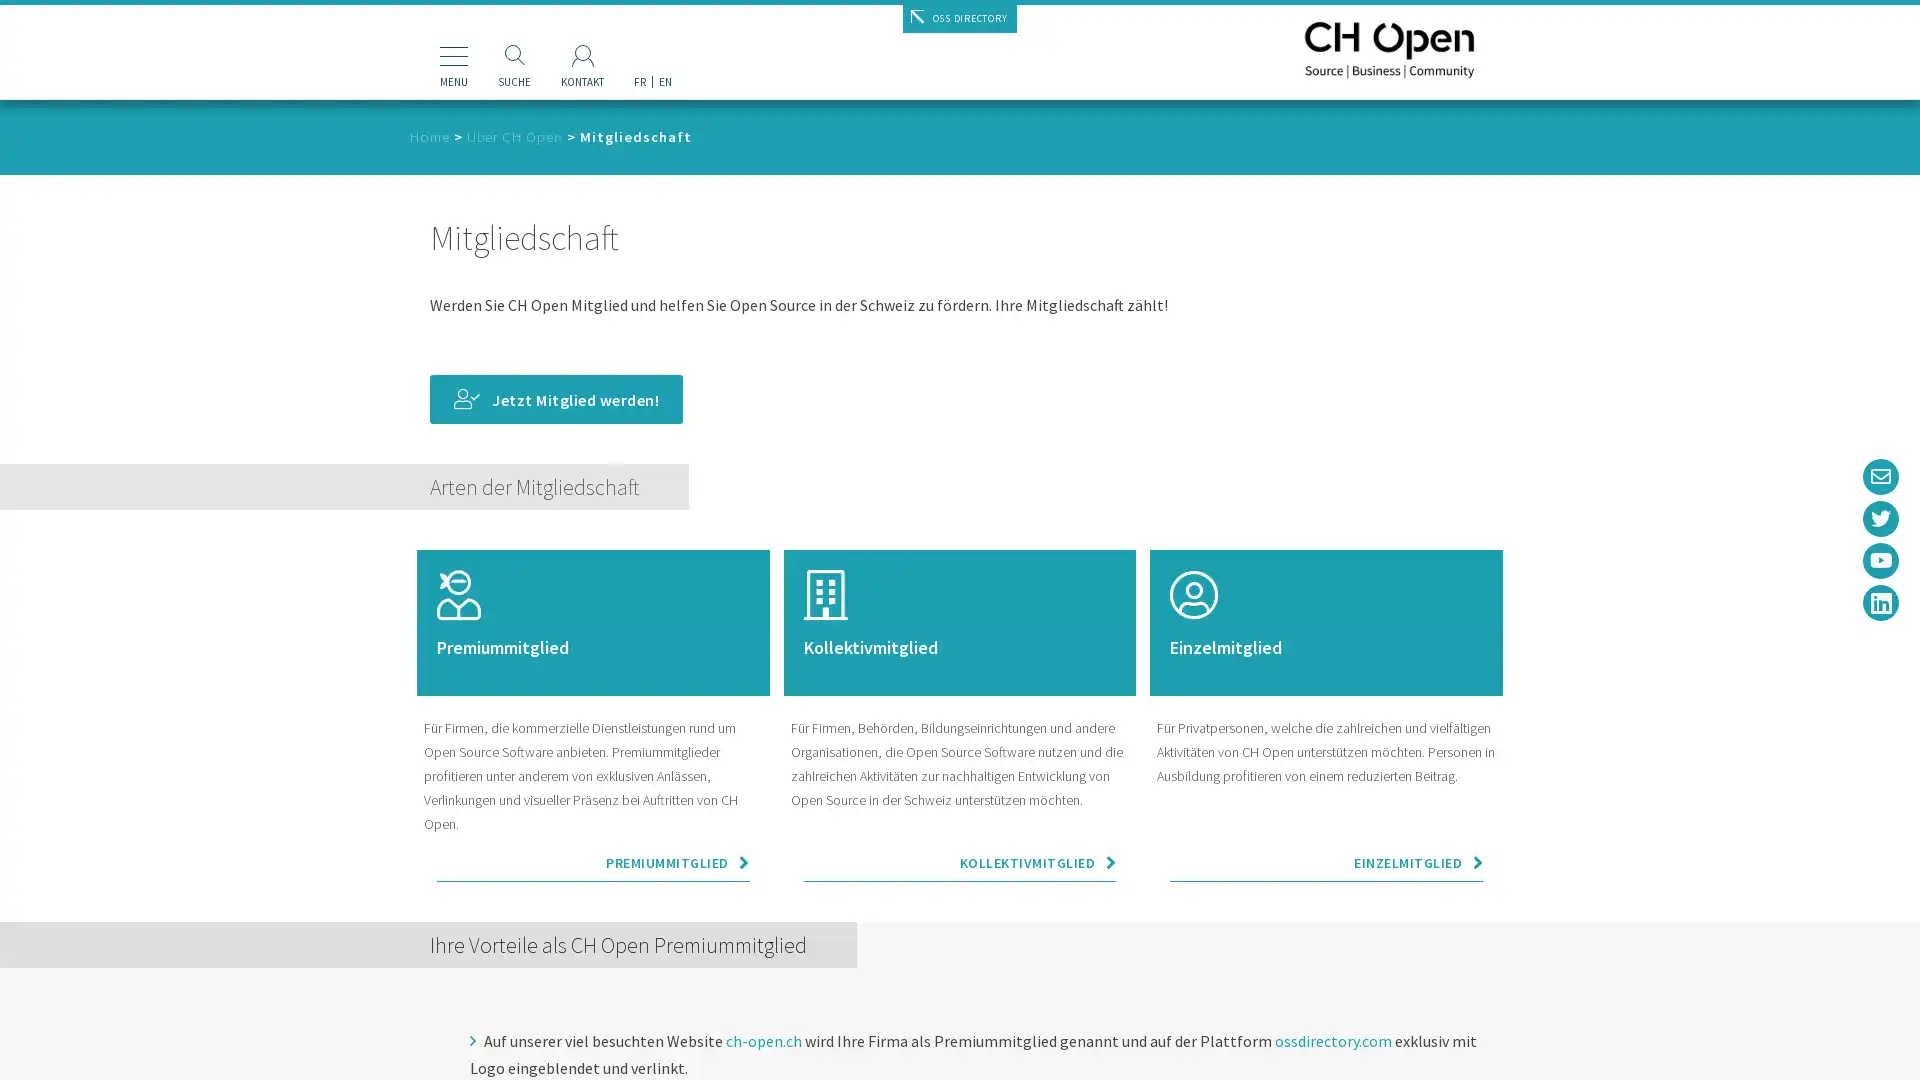 The image size is (1920, 1080). I want to click on EINZELMITGLIED, so click(1326, 866).